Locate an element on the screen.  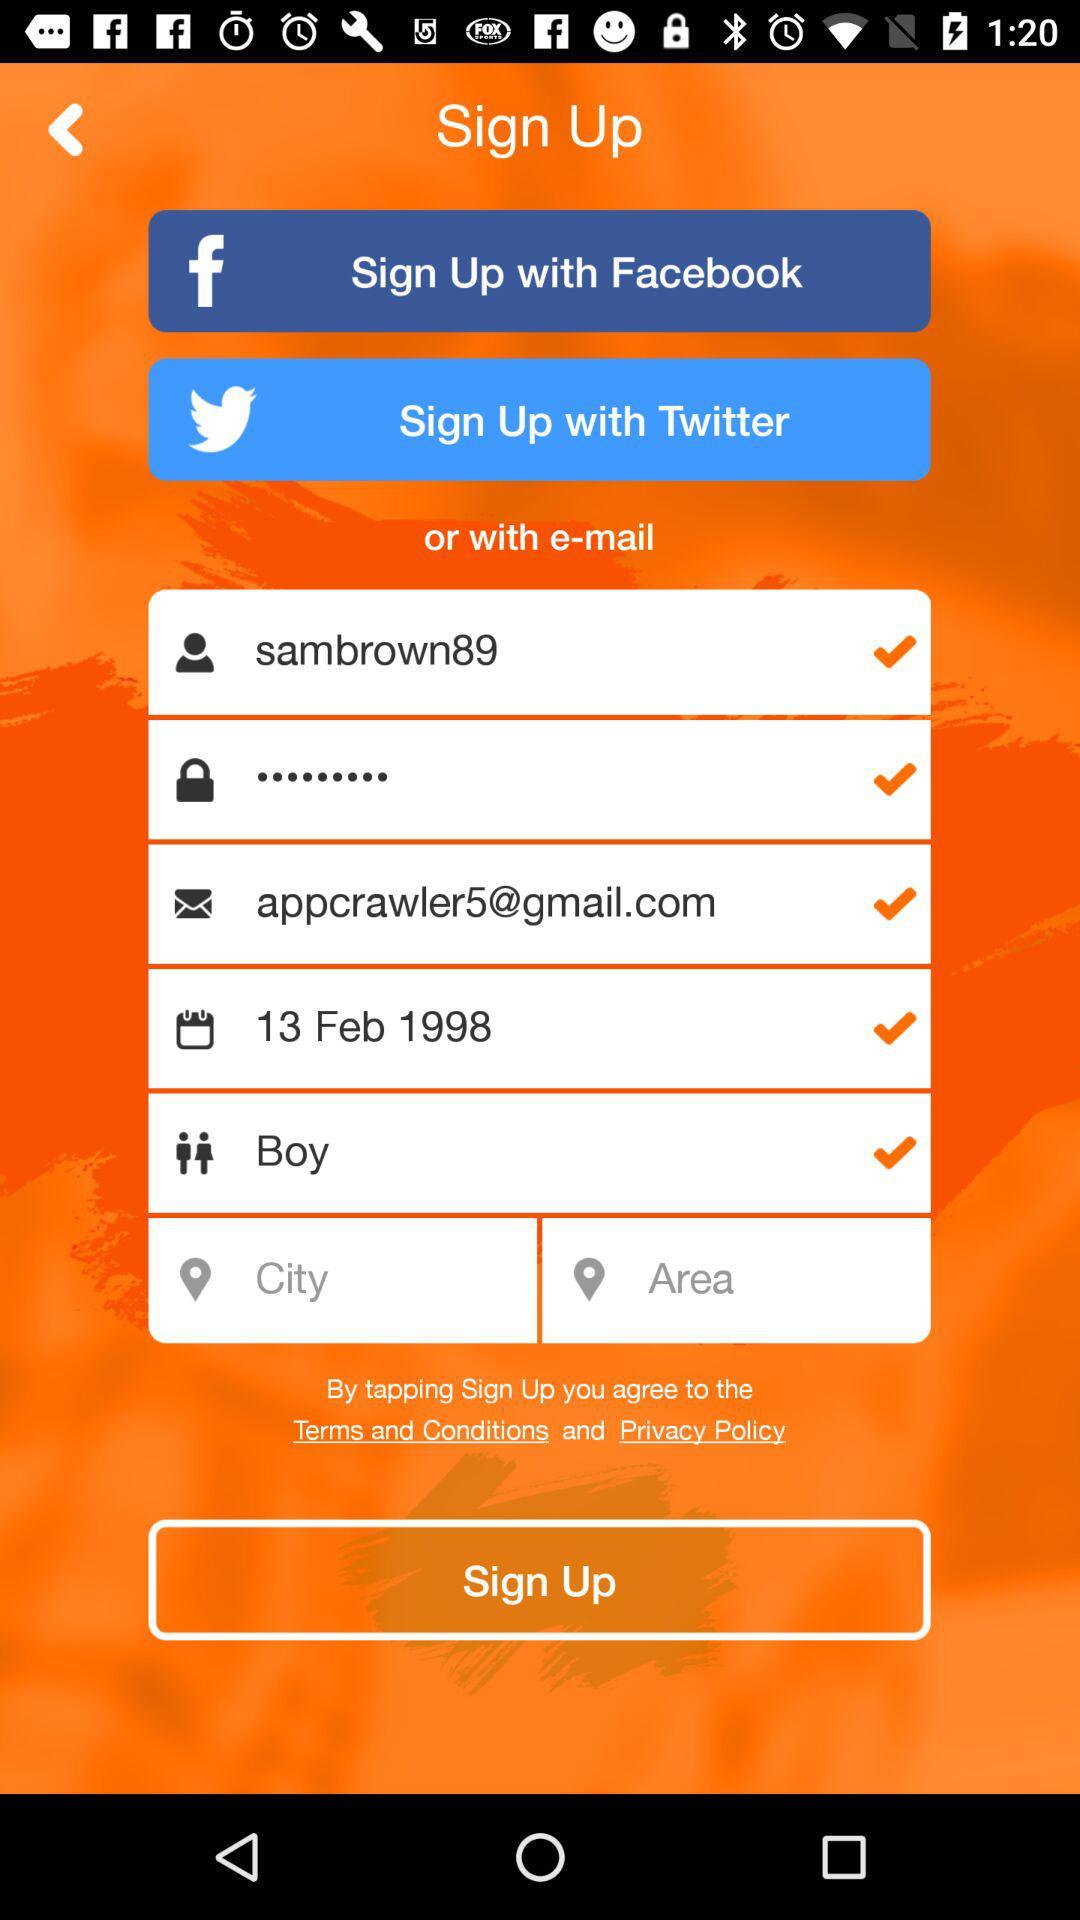
boy item is located at coordinates (550, 1153).